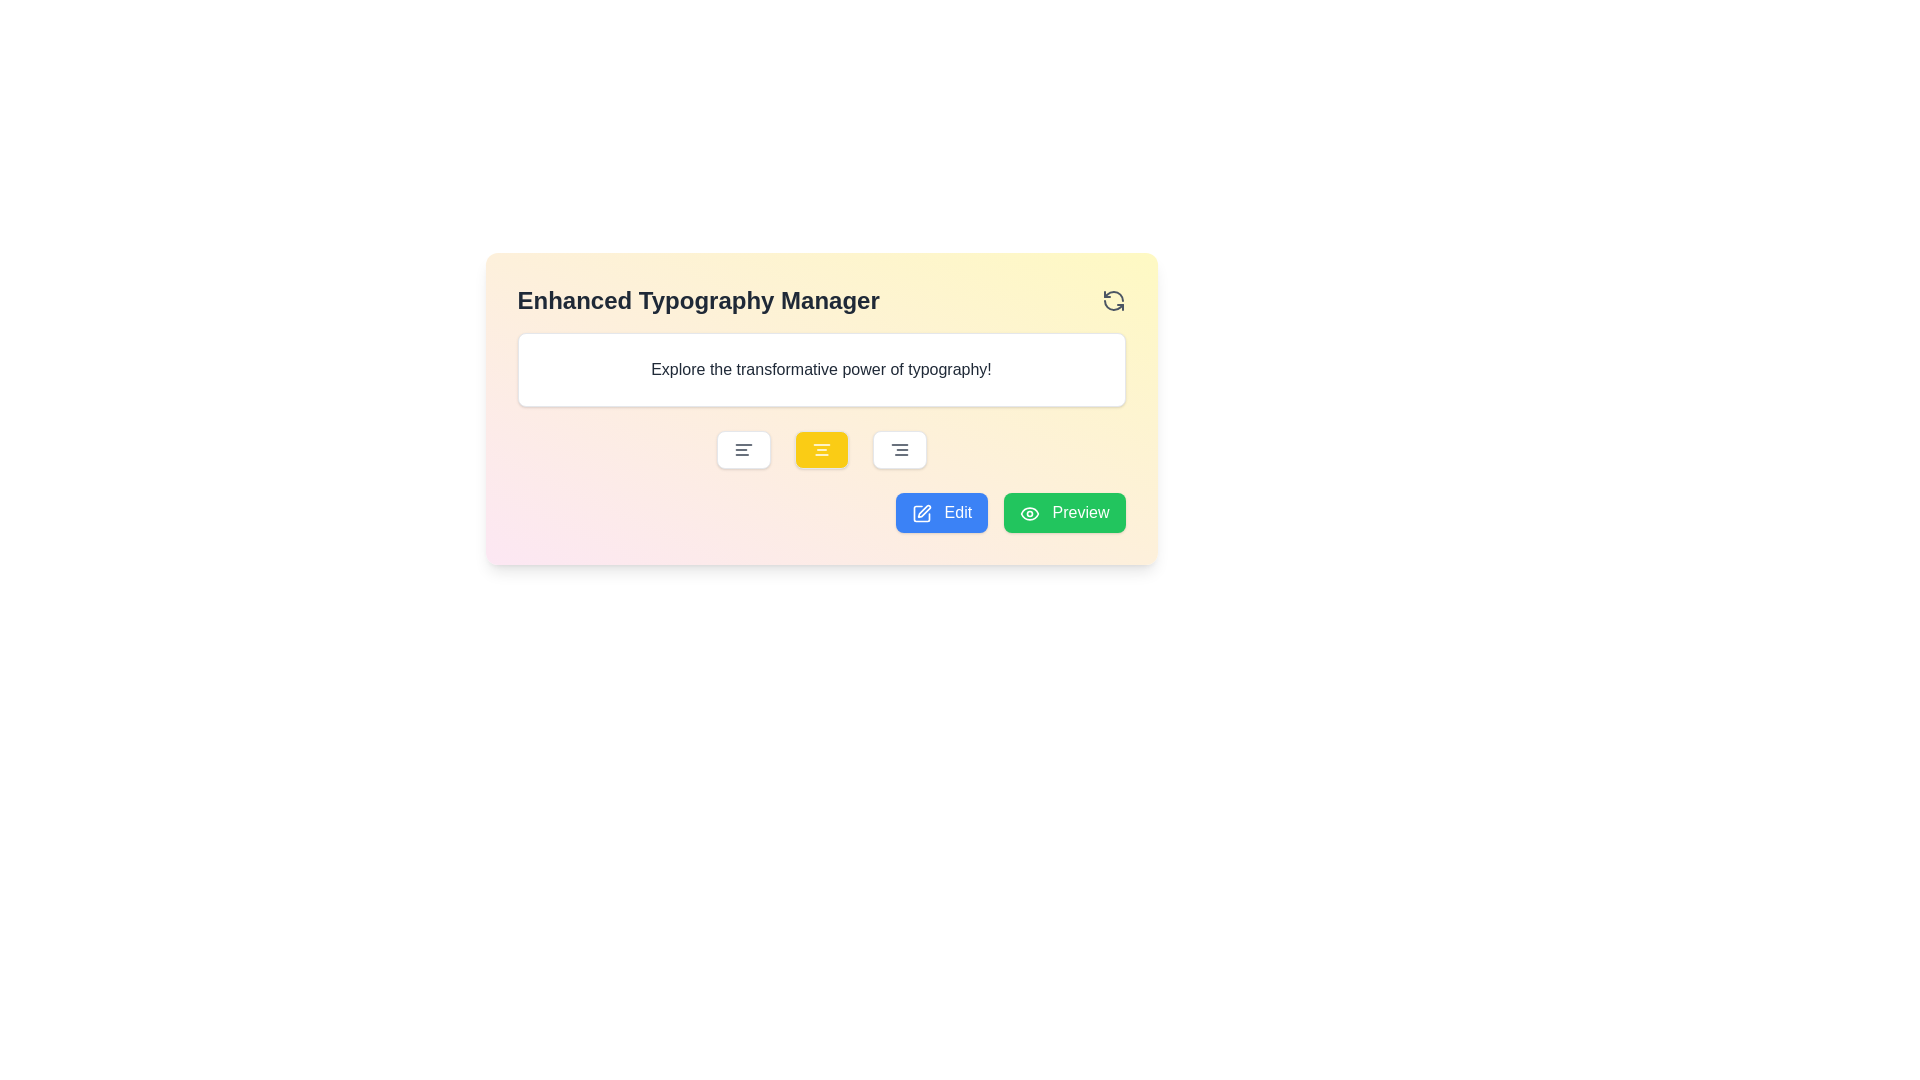 Image resolution: width=1920 pixels, height=1080 pixels. What do you see at coordinates (898, 450) in the screenshot?
I see `the right-align button, which is the fourth button in a horizontal group of text alignment buttons located below the input field, to apply right text alignment to the content` at bounding box center [898, 450].